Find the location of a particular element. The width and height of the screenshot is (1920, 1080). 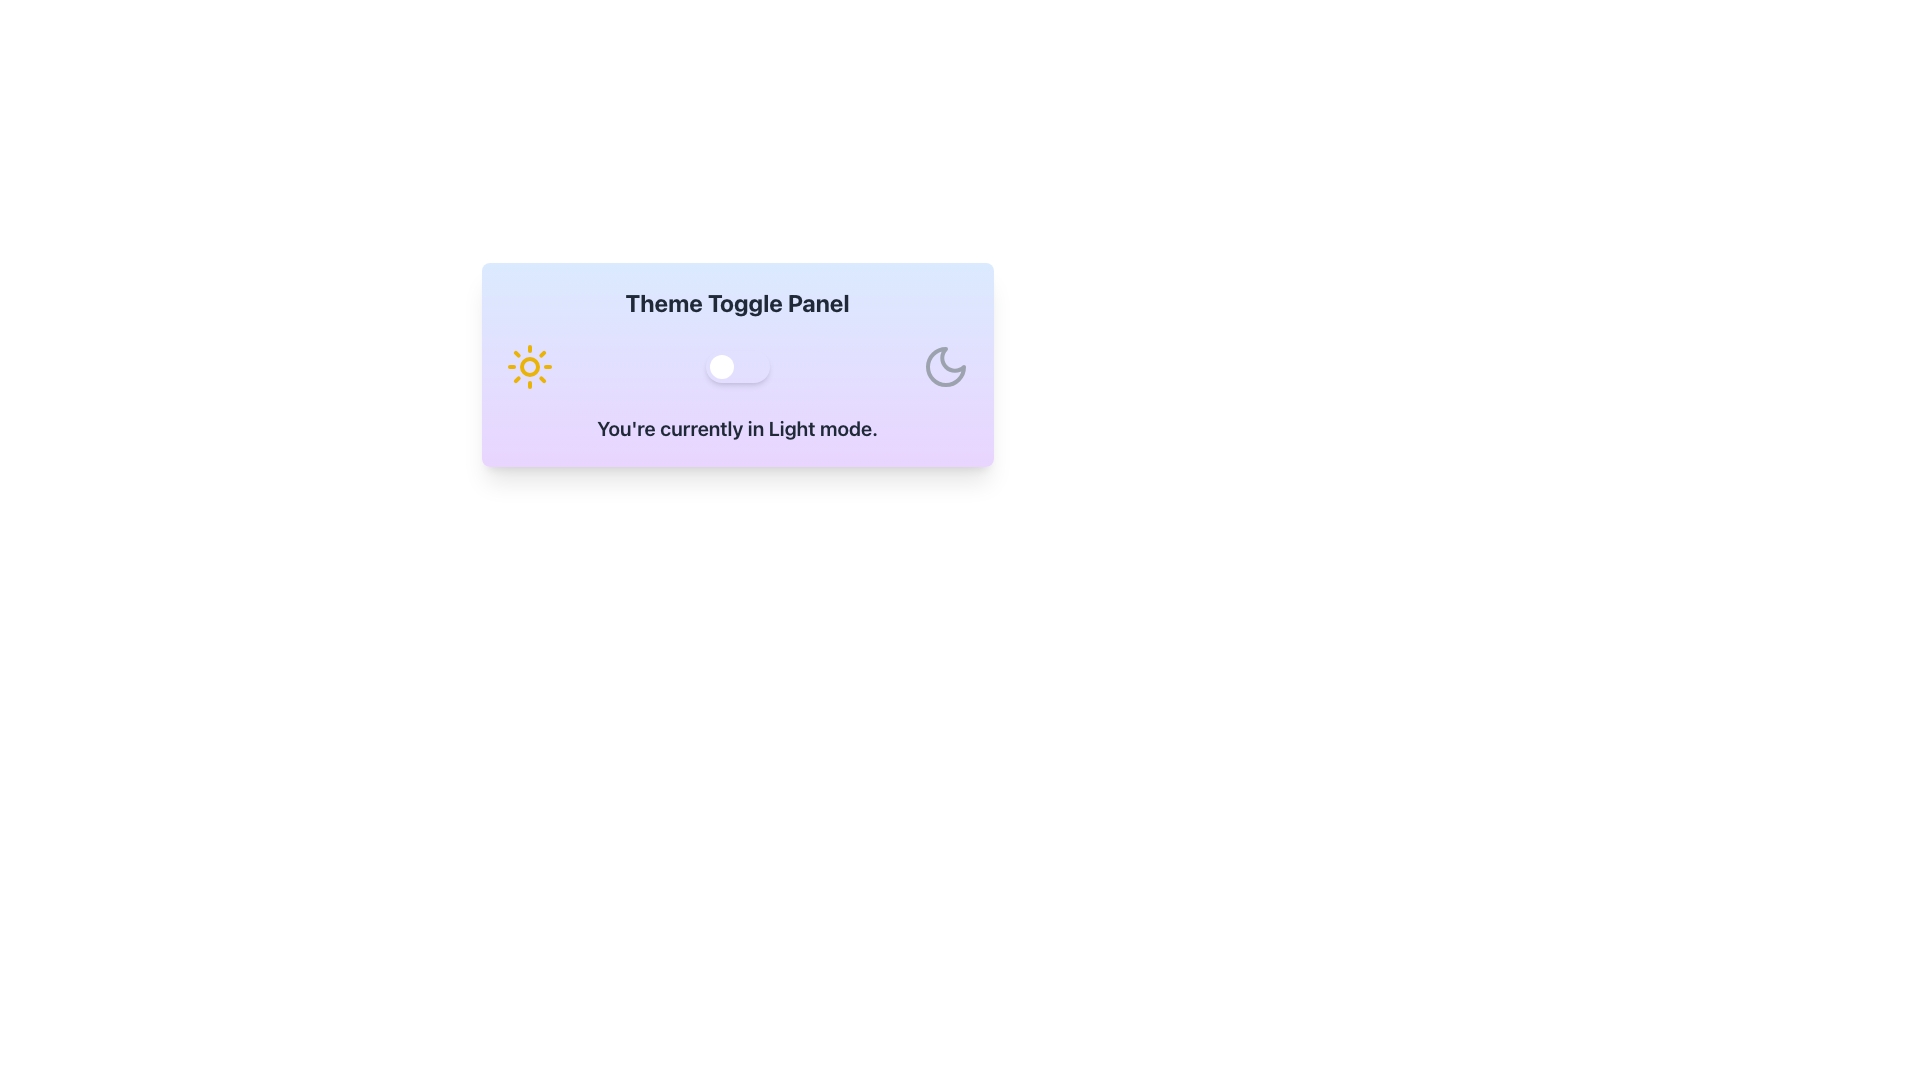

the crescent moon icon in the Theme Toggle Panel is located at coordinates (944, 366).